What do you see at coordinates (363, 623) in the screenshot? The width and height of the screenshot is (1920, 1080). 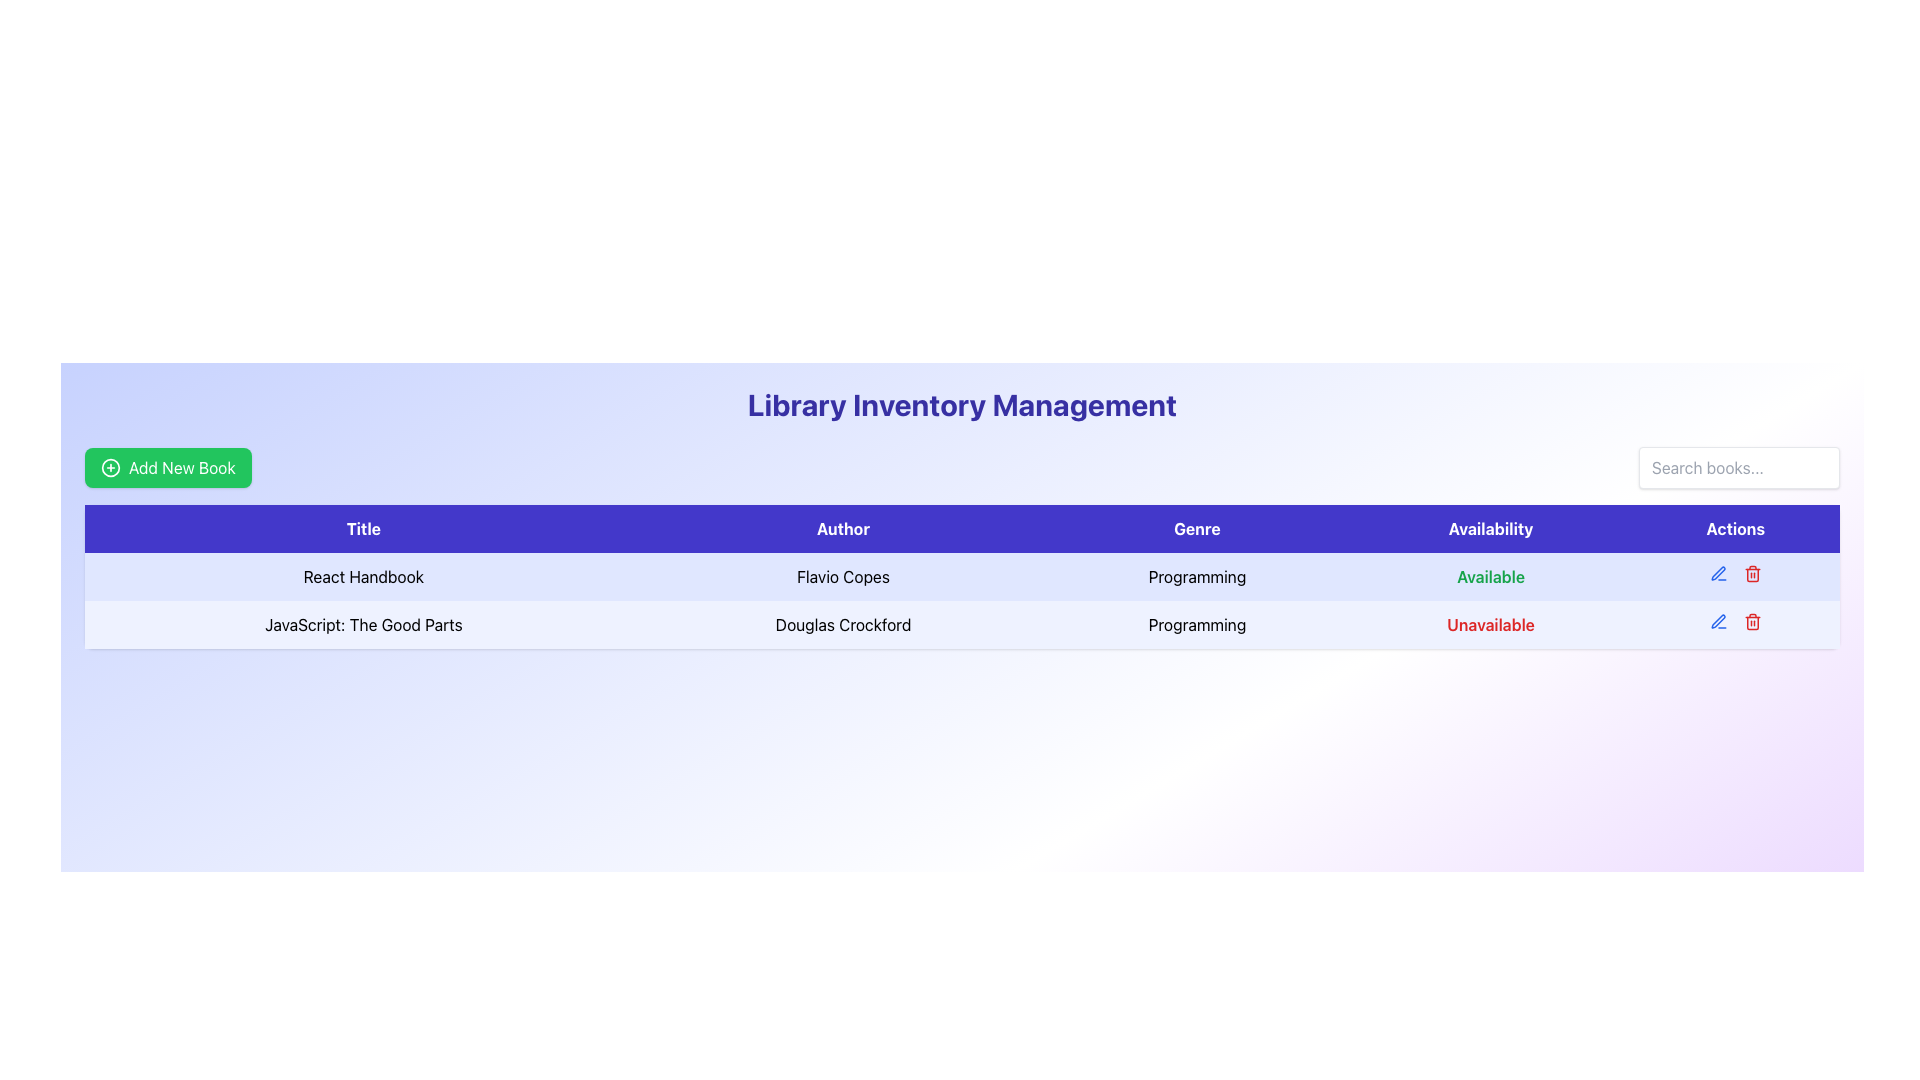 I see `the centered text component displaying 'JavaScript: The Good Parts' in the second row of the table under the 'Title' column` at bounding box center [363, 623].